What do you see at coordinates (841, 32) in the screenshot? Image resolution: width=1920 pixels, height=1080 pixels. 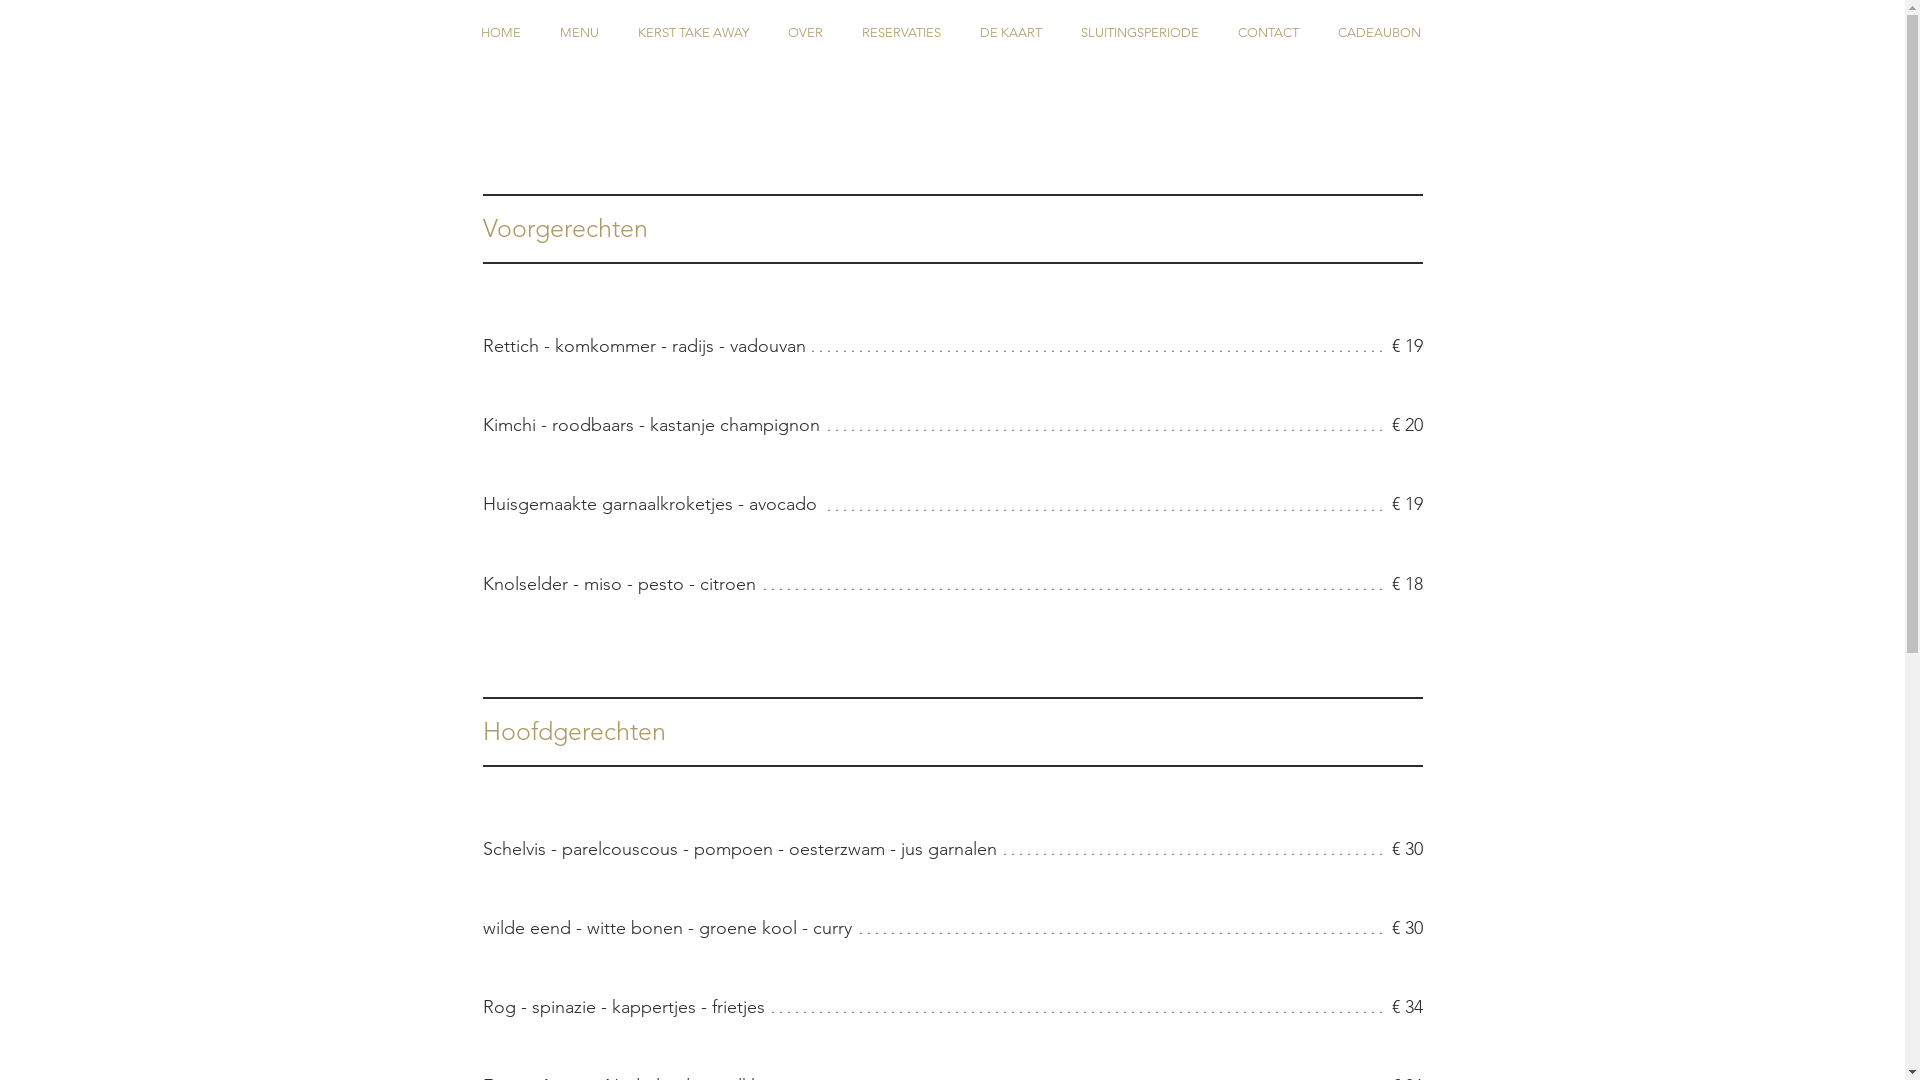 I see `'RESERVATIES'` at bounding box center [841, 32].